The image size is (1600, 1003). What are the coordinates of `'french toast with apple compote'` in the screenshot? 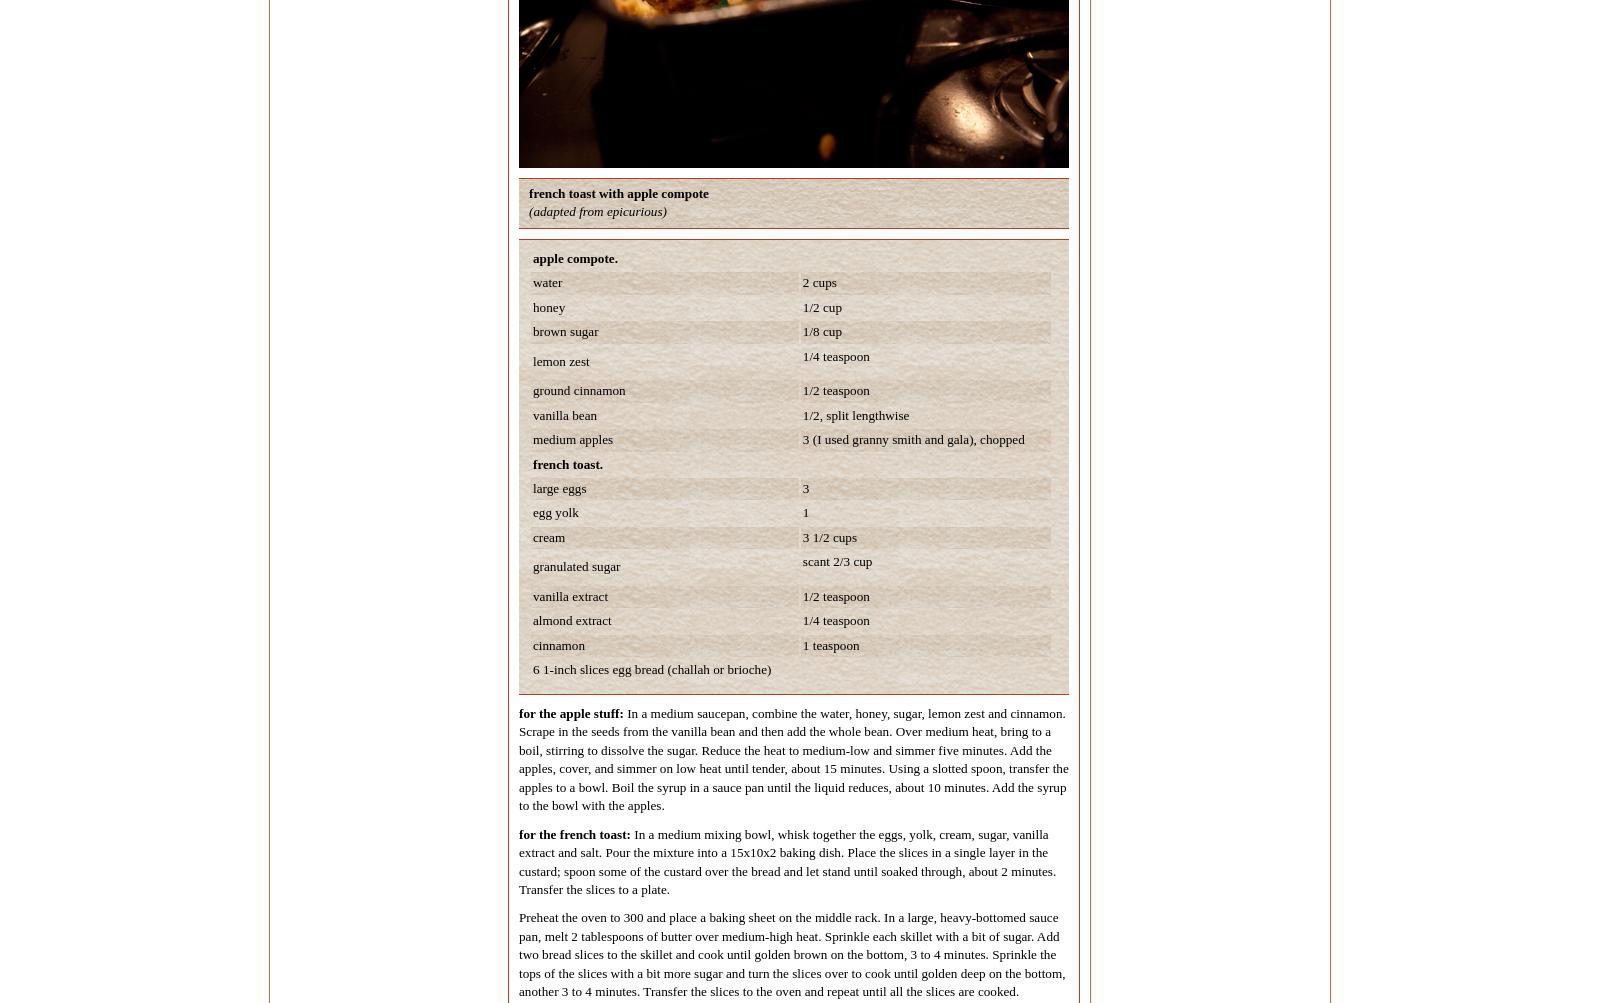 It's located at (527, 191).